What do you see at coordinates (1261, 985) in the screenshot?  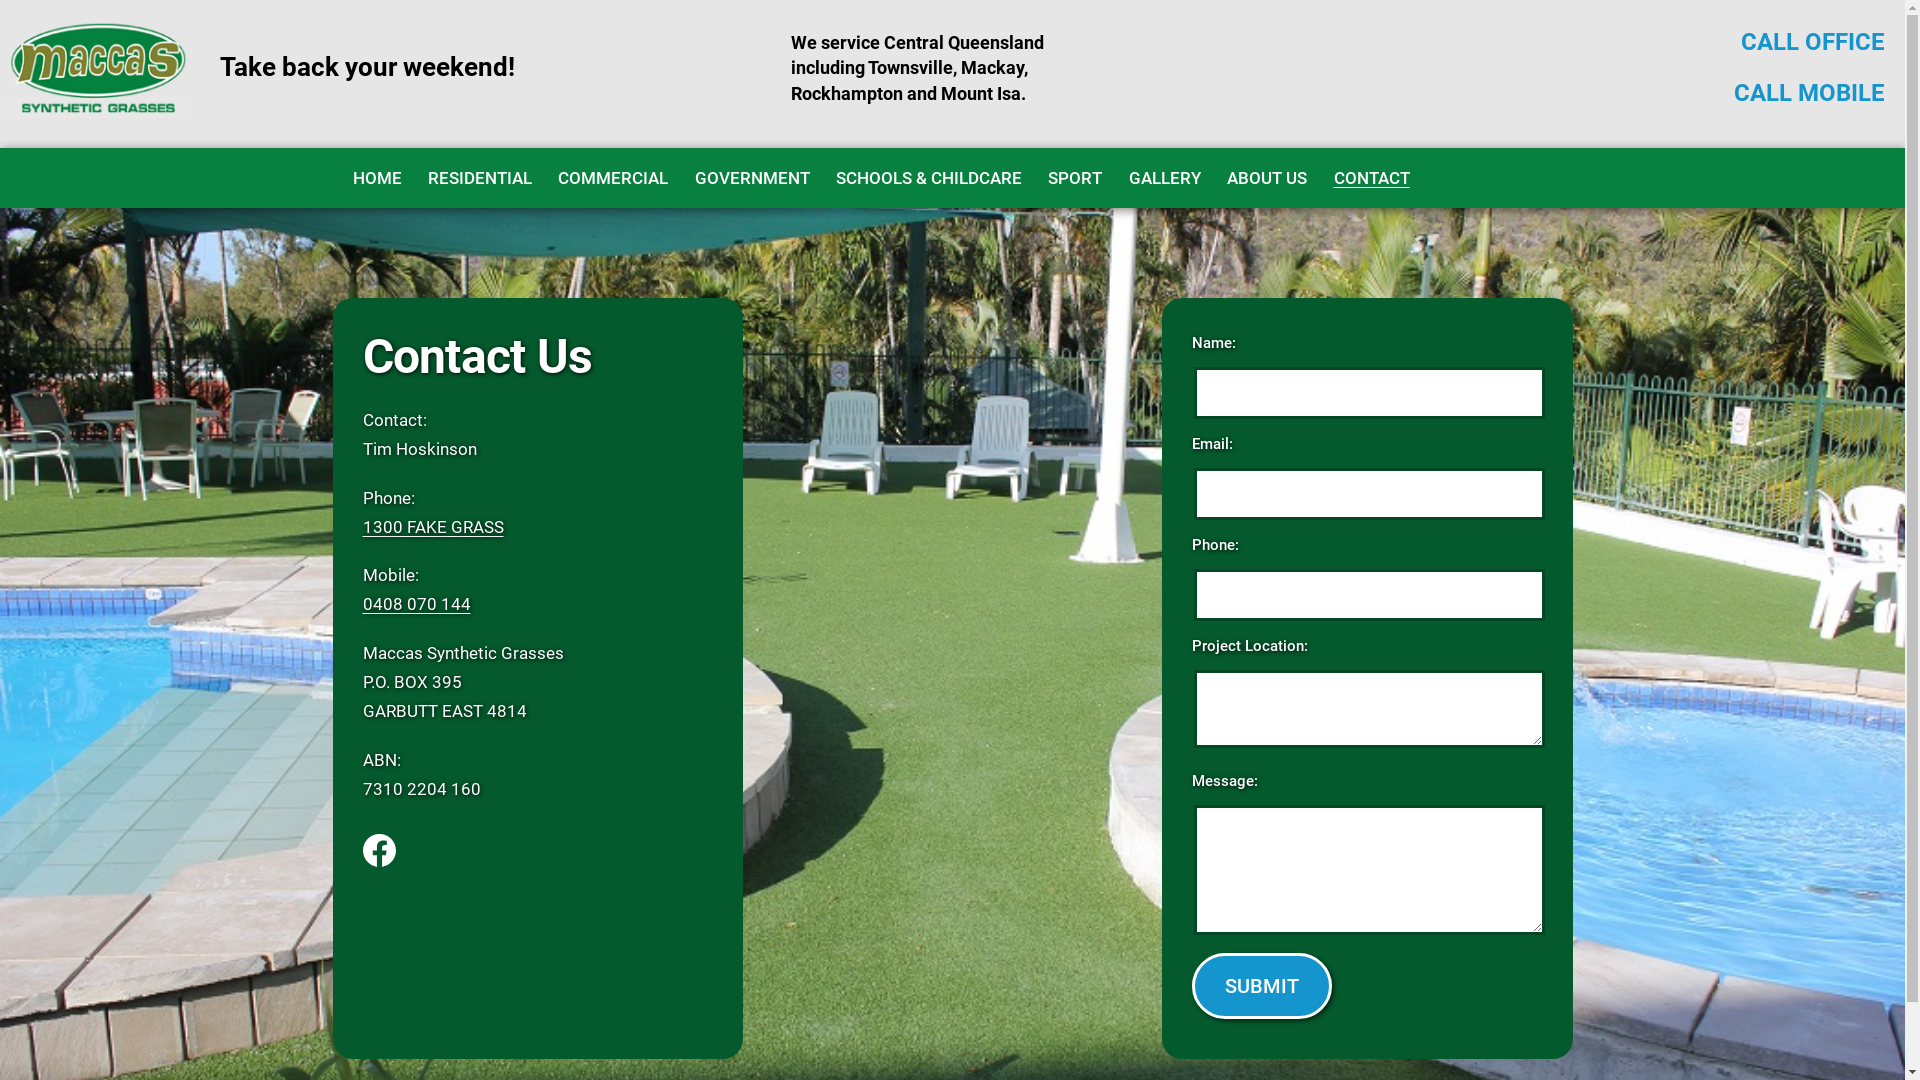 I see `'Submit'` at bounding box center [1261, 985].